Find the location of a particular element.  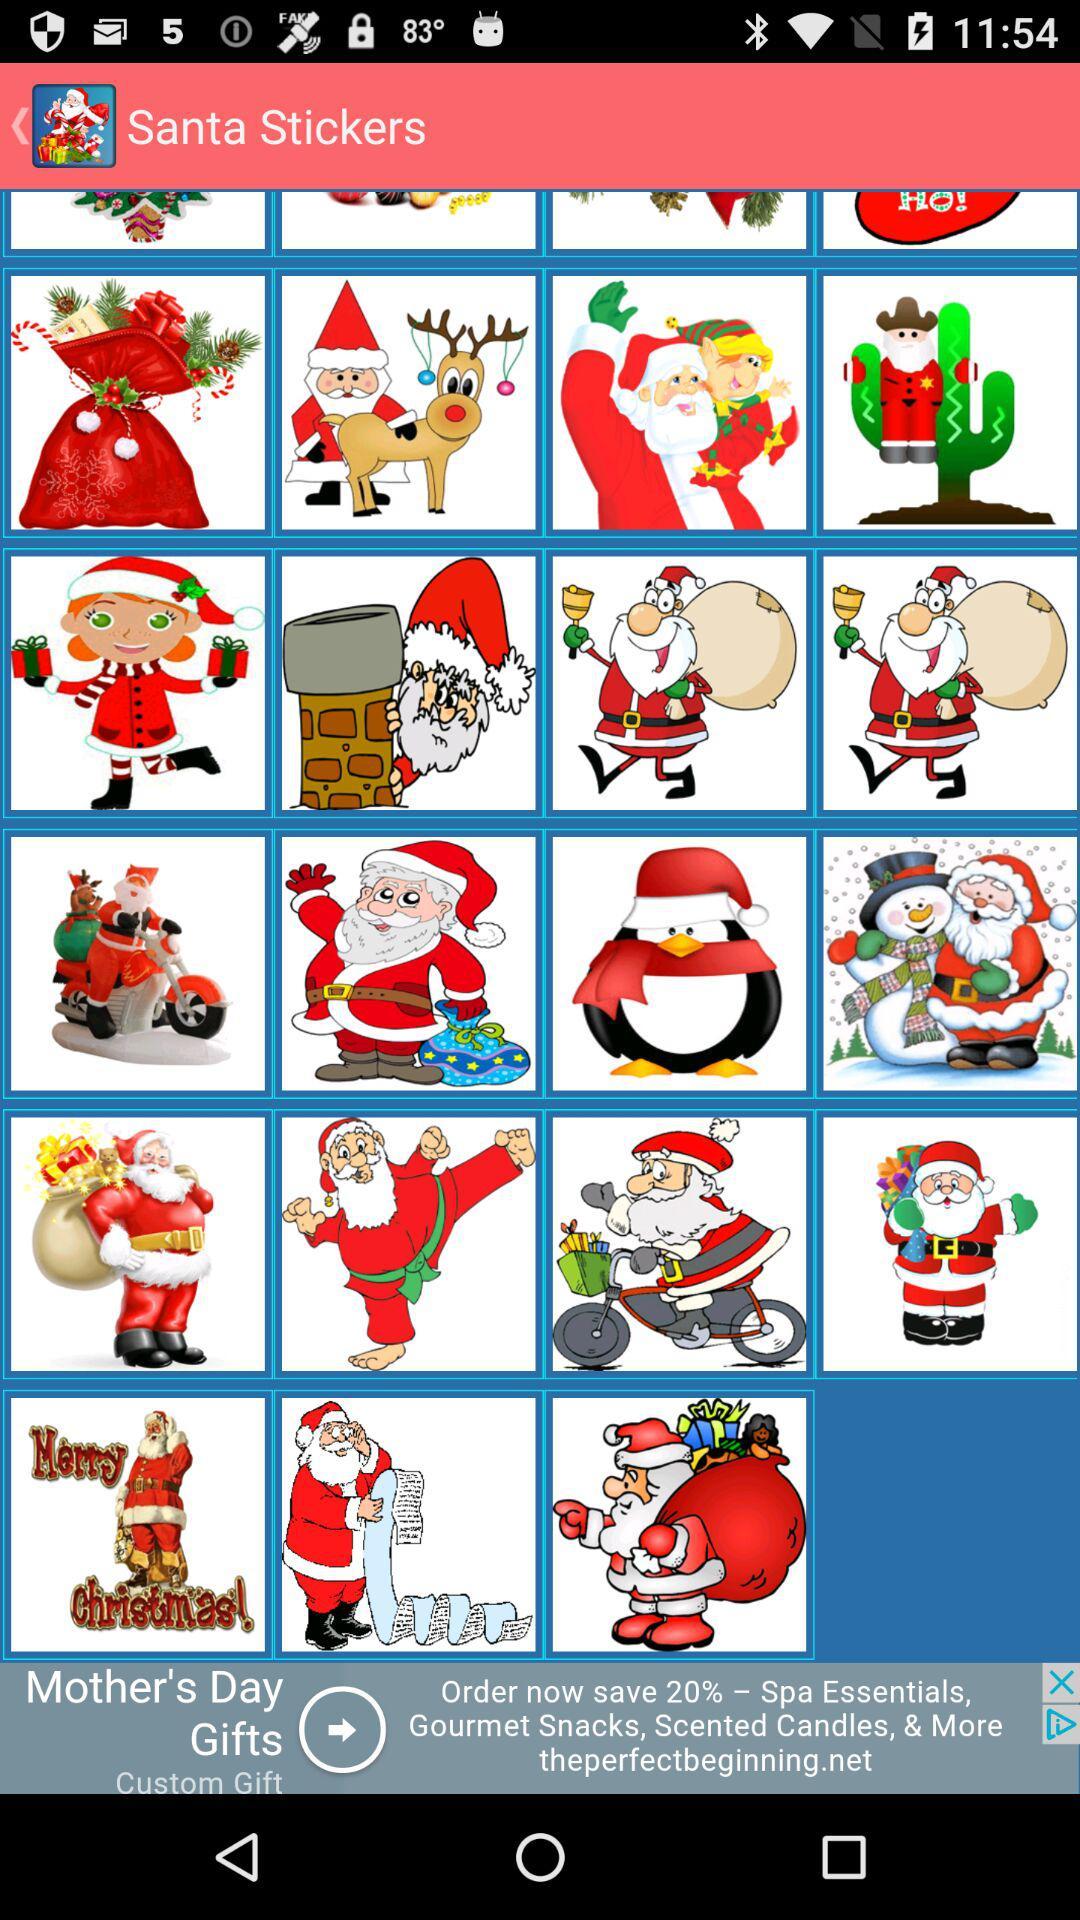

the second row third image is located at coordinates (678, 402).